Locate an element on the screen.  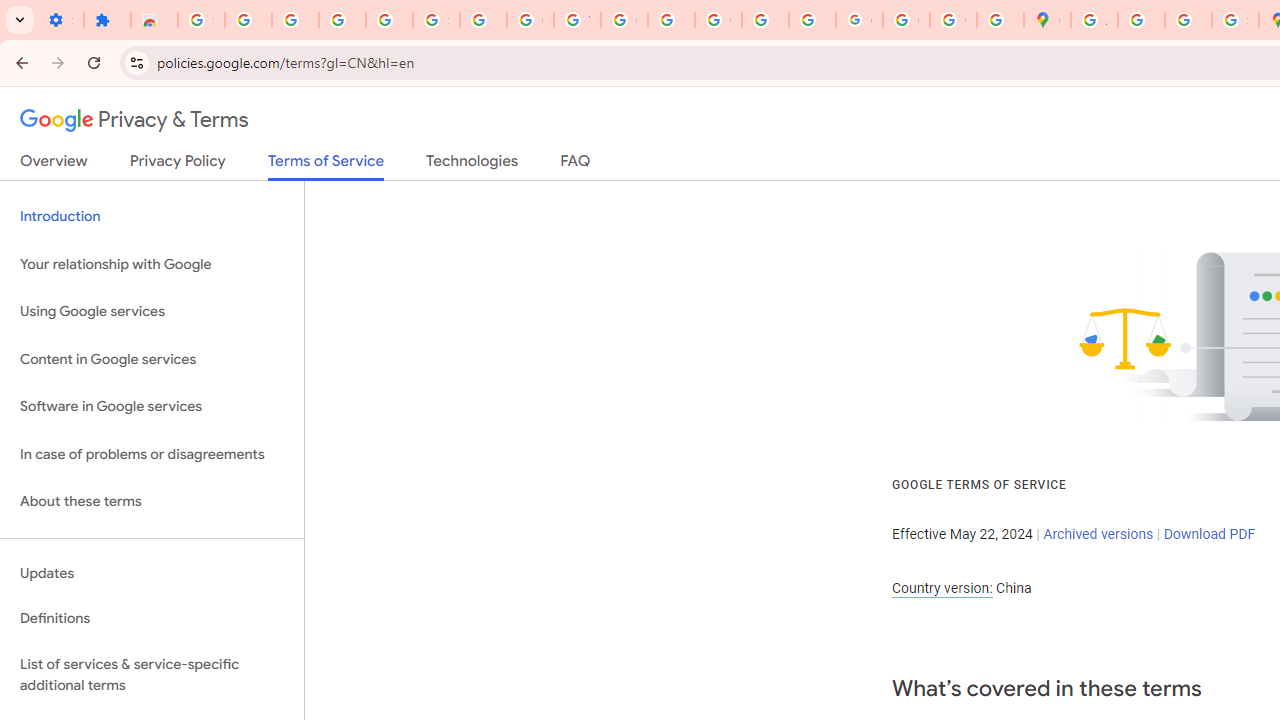
'Safety in Our Products - Google Safety Center' is located at coordinates (1234, 20).